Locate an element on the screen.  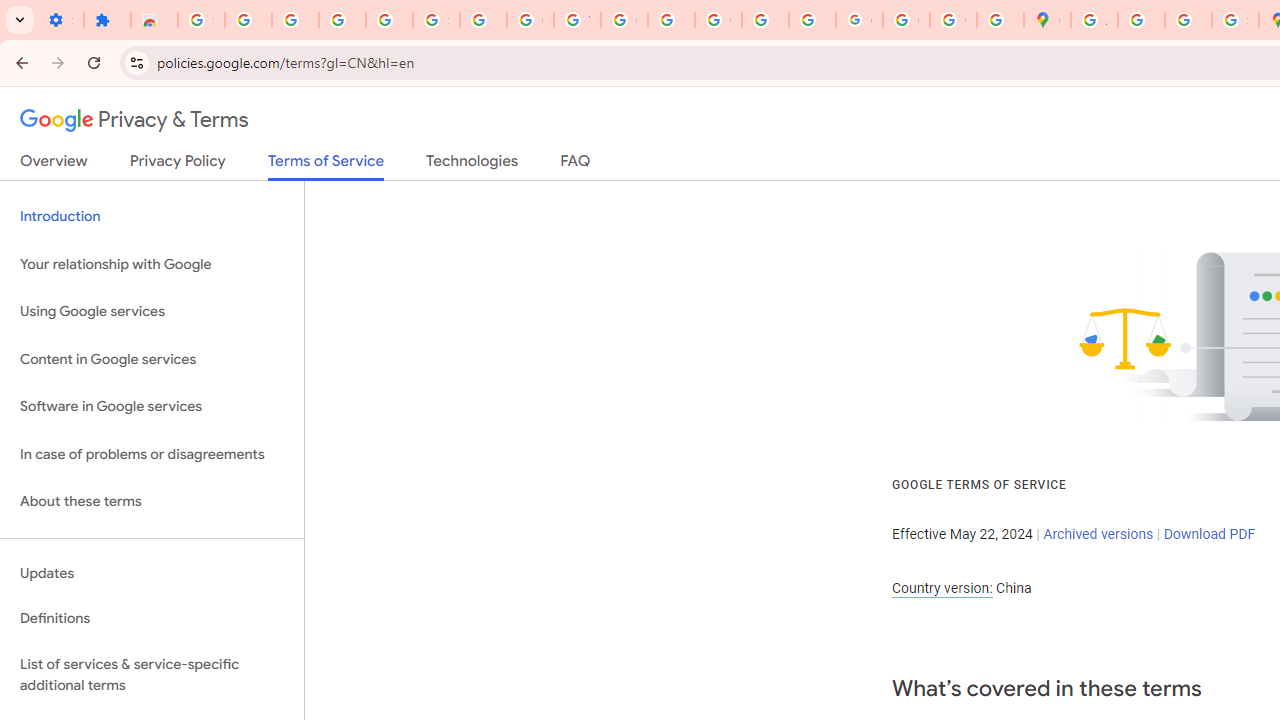
'Safety in Our Products - Google Safety Center' is located at coordinates (1234, 20).